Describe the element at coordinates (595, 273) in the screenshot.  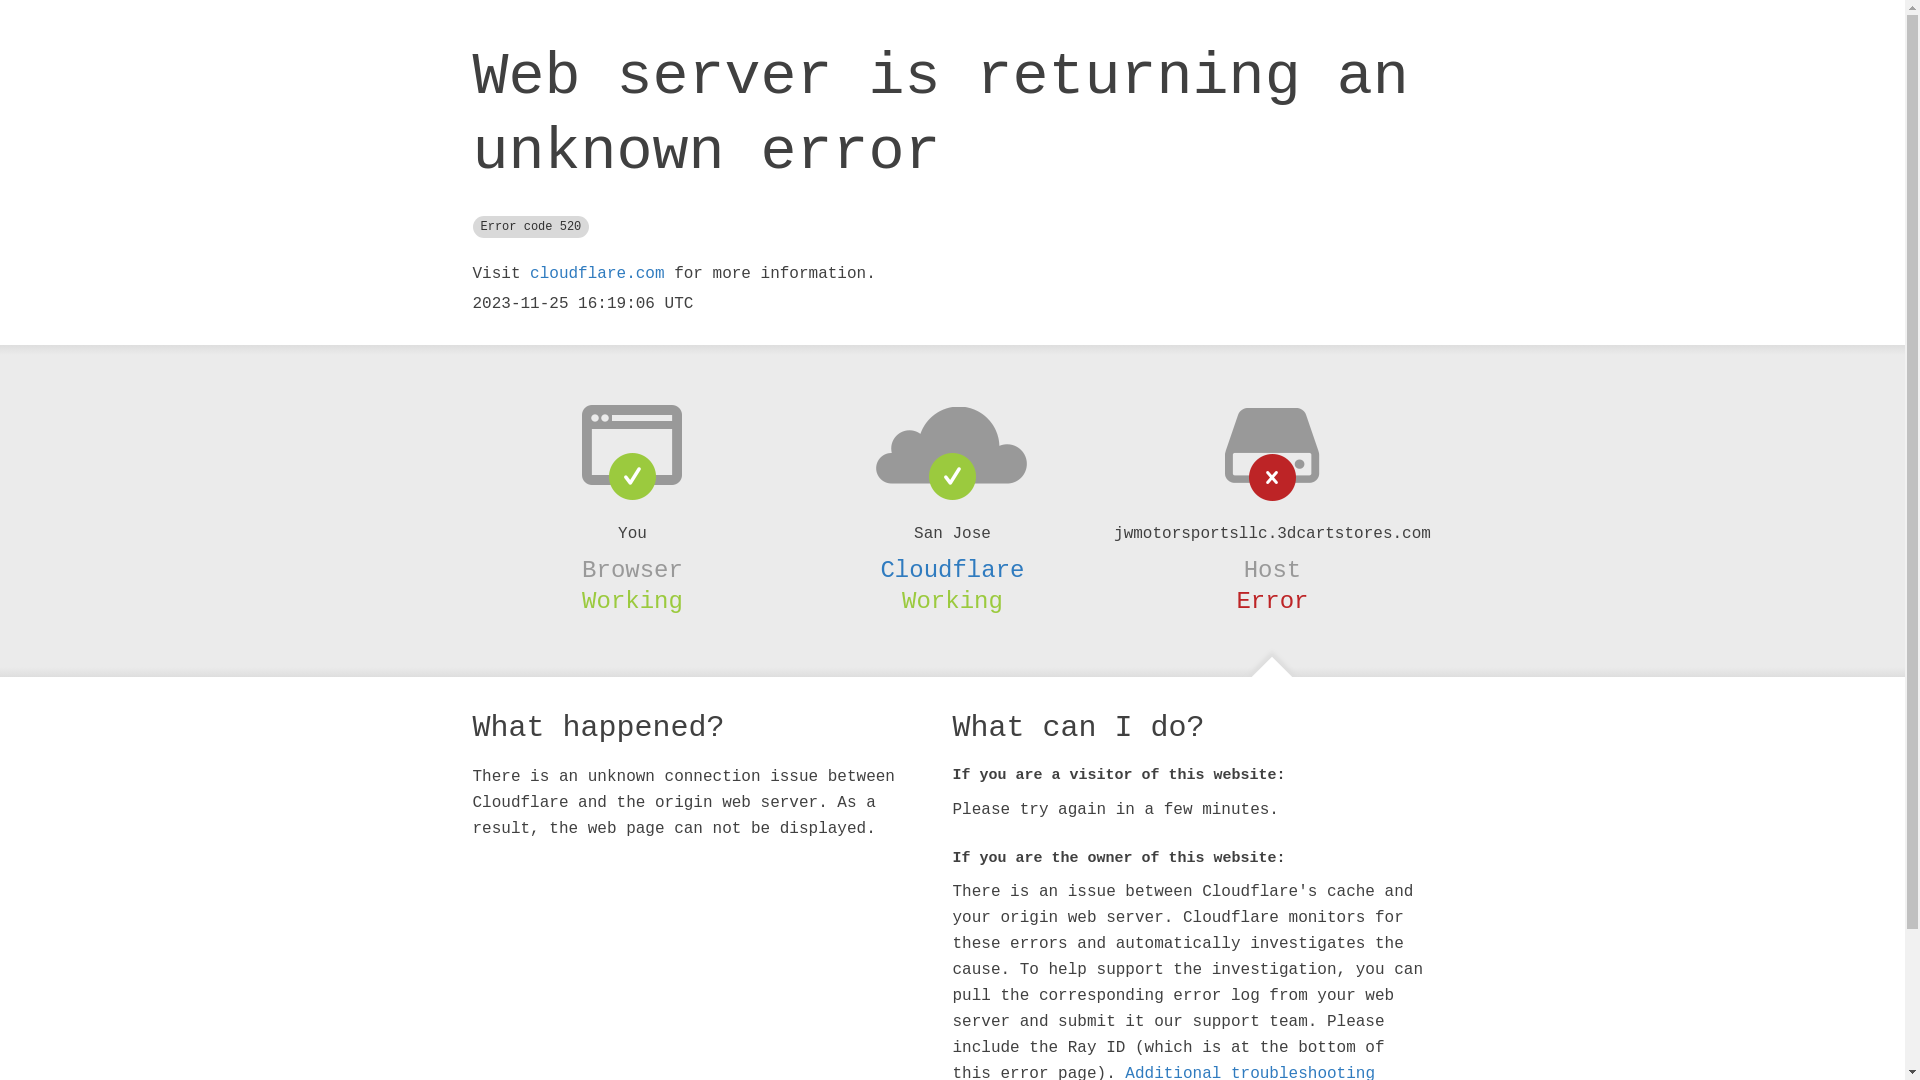
I see `'cloudflare.com'` at that location.